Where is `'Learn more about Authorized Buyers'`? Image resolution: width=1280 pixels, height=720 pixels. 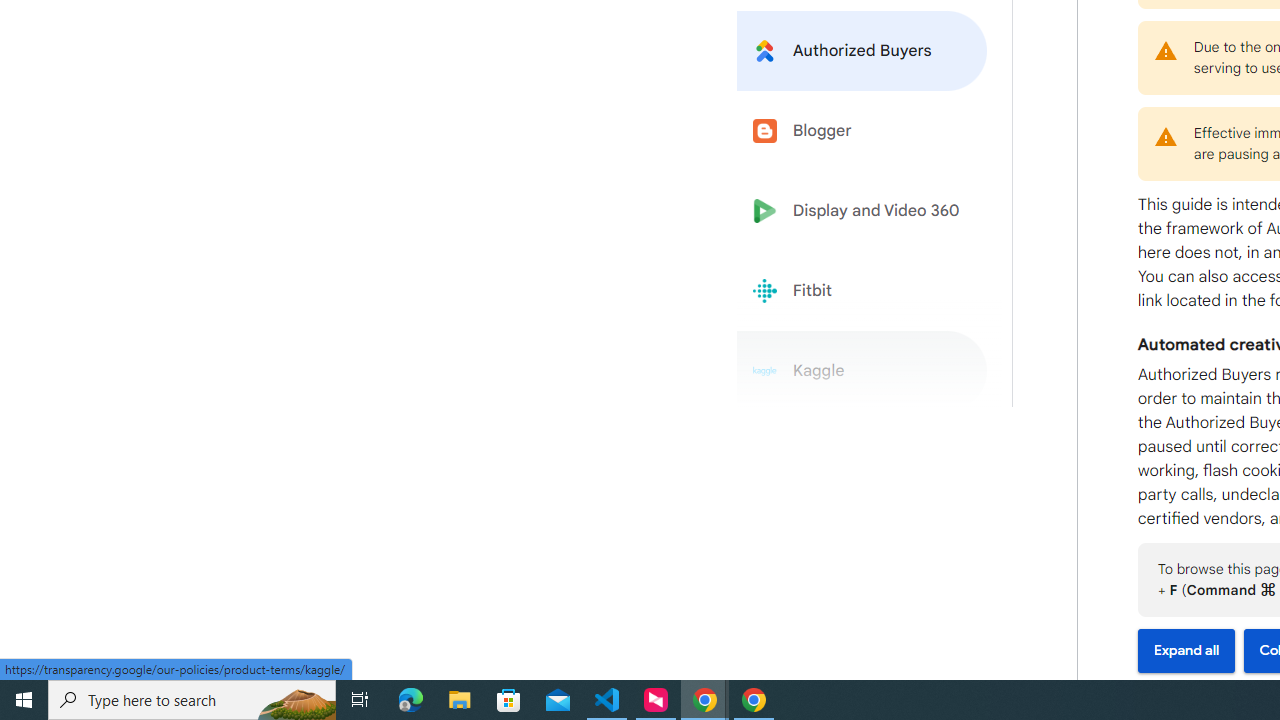
'Learn more about Authorized Buyers' is located at coordinates (862, 49).